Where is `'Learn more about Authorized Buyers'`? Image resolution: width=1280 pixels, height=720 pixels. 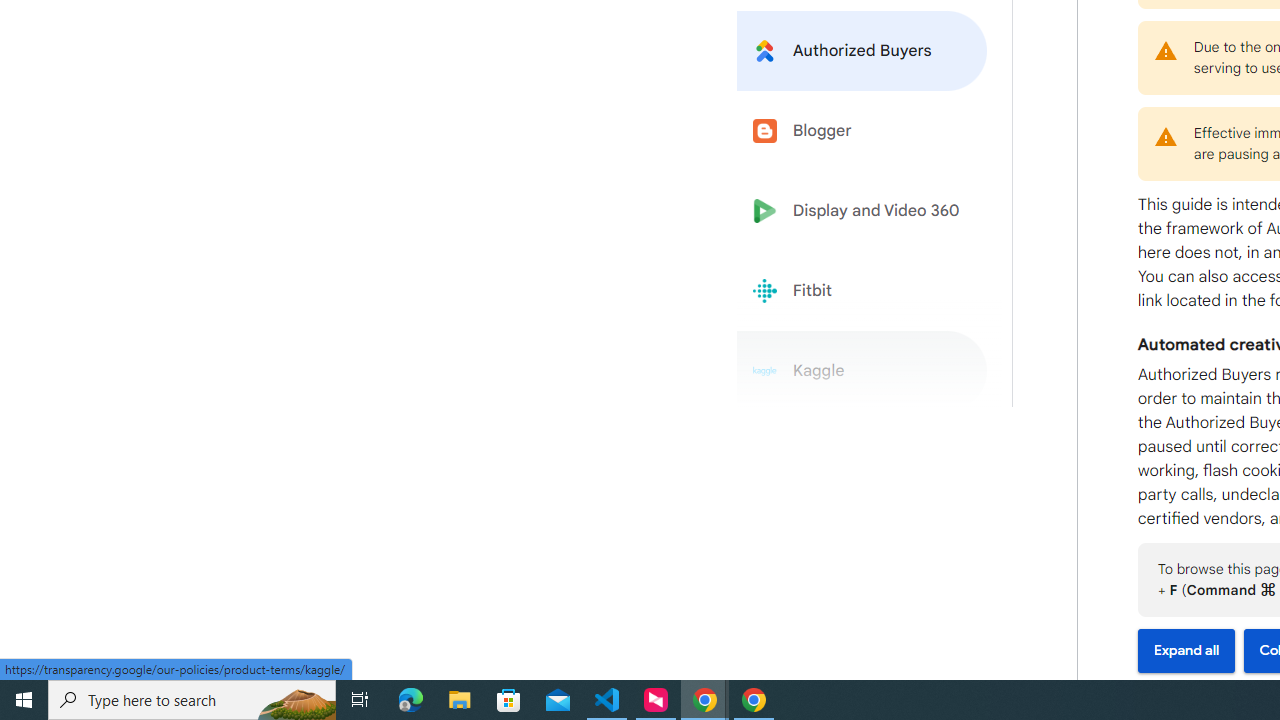
'Learn more about Authorized Buyers' is located at coordinates (862, 49).